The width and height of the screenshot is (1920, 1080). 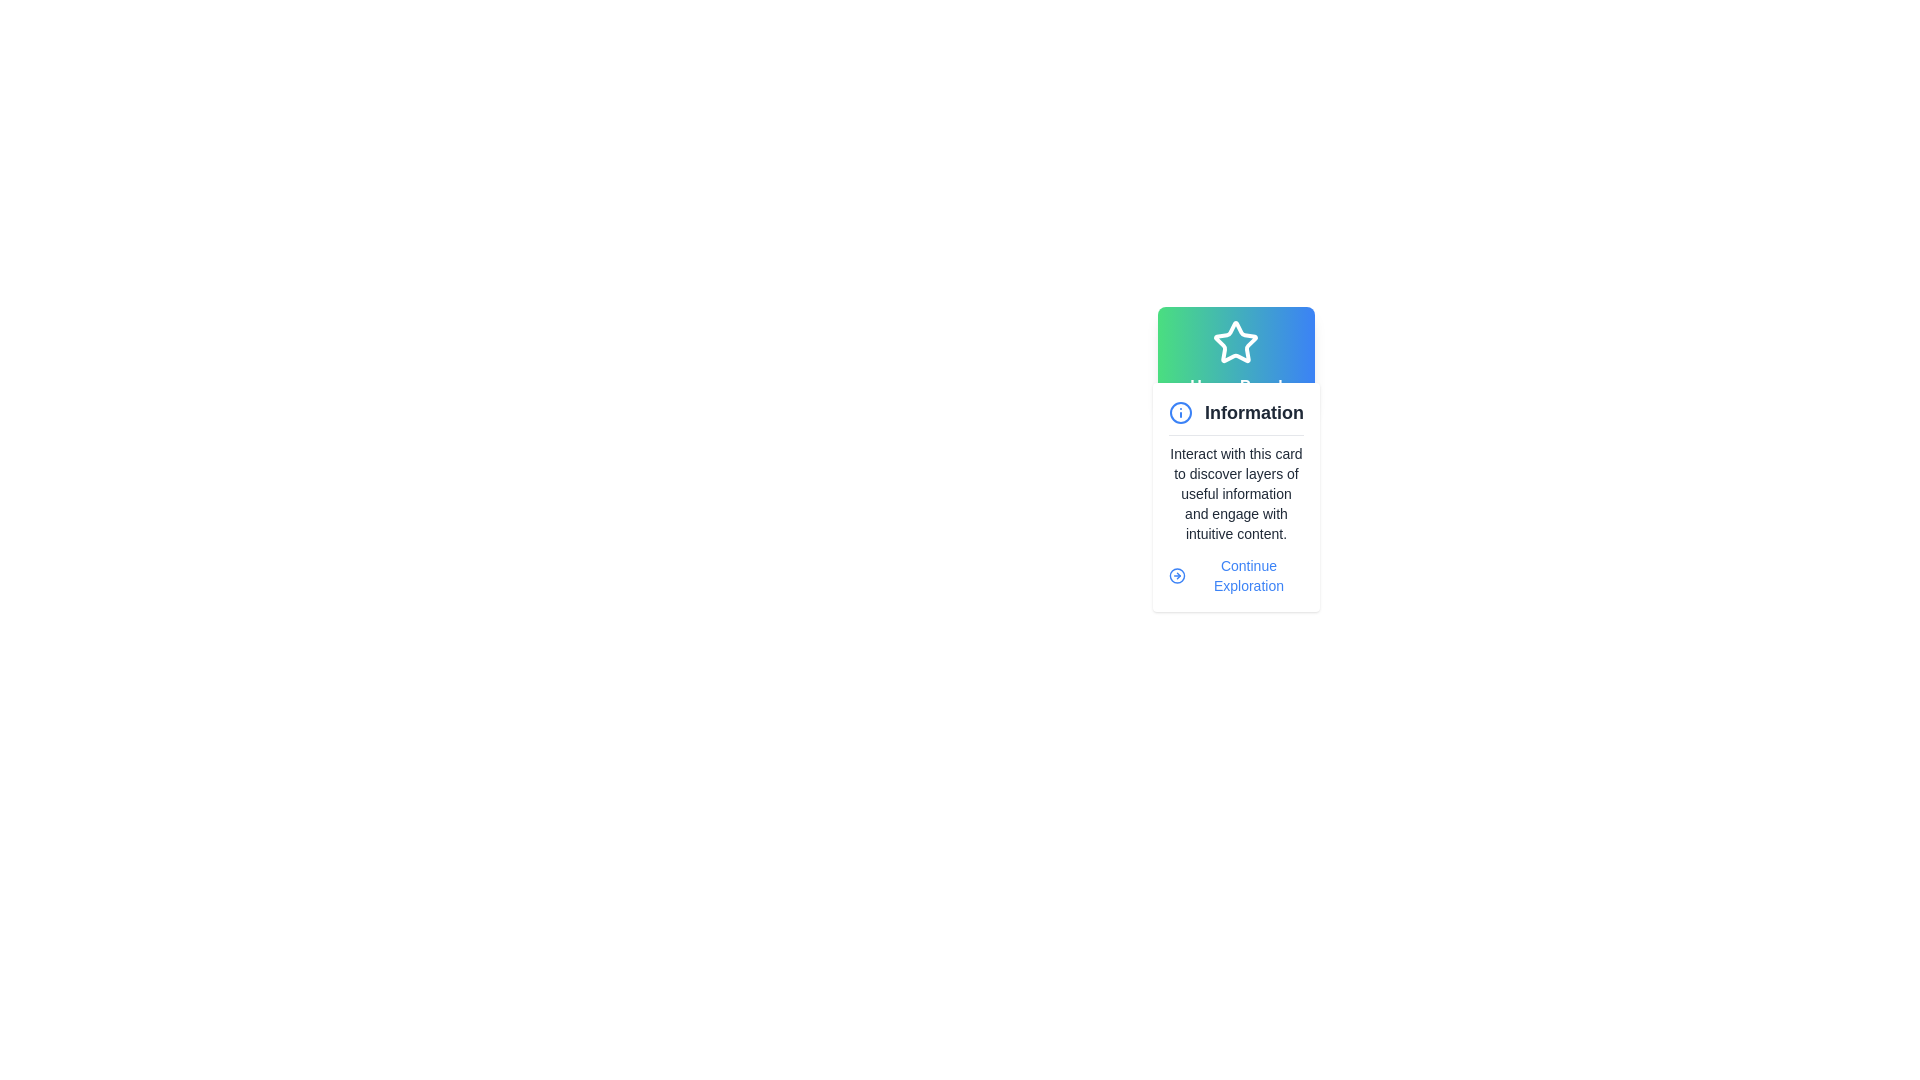 What do you see at coordinates (1235, 575) in the screenshot?
I see `the 'Continue Exploration' link, which features a blue icon on the left and blue text on the right, located at the bottom of a card-like structure` at bounding box center [1235, 575].